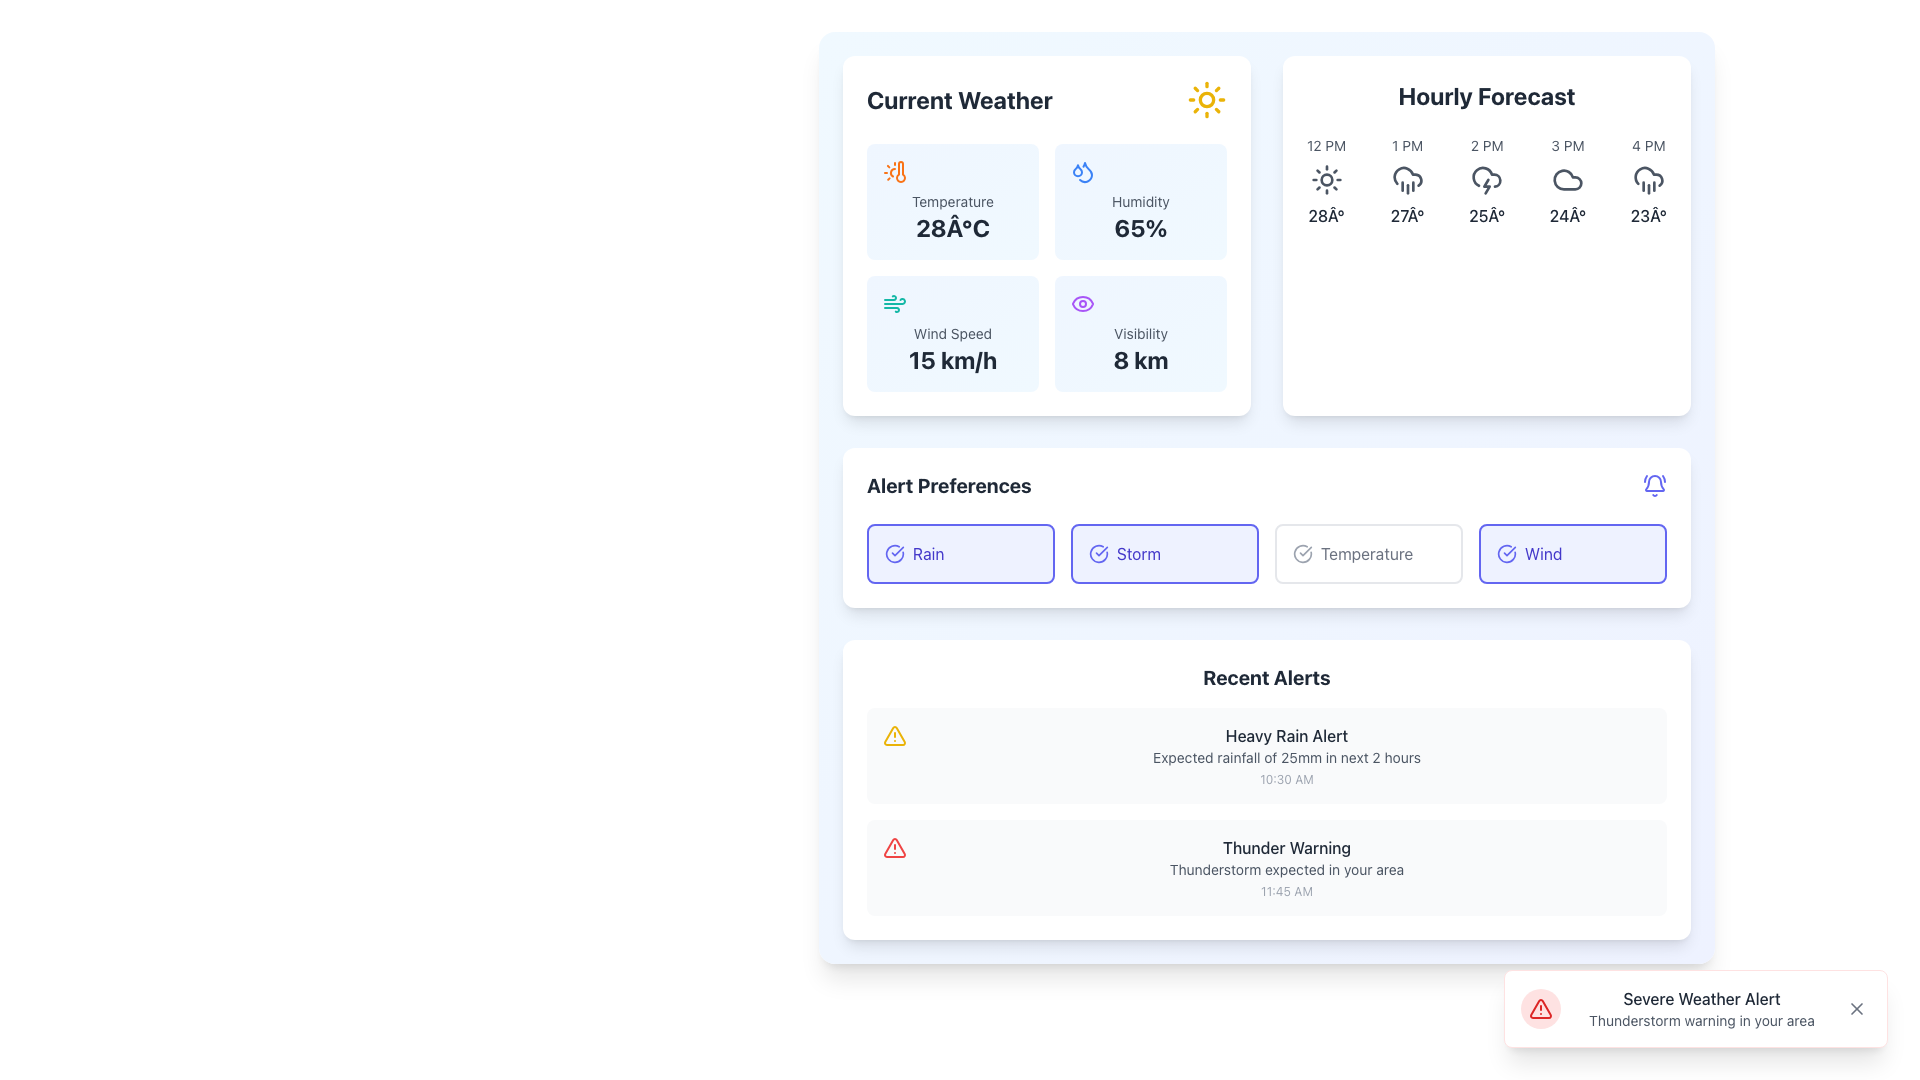 The height and width of the screenshot is (1080, 1920). I want to click on the 'Temperature' alert preference toggle button, which is the third button in the 'Alert Preferences' section, located between the 'Storm' and 'Wind' buttons, so click(1266, 554).